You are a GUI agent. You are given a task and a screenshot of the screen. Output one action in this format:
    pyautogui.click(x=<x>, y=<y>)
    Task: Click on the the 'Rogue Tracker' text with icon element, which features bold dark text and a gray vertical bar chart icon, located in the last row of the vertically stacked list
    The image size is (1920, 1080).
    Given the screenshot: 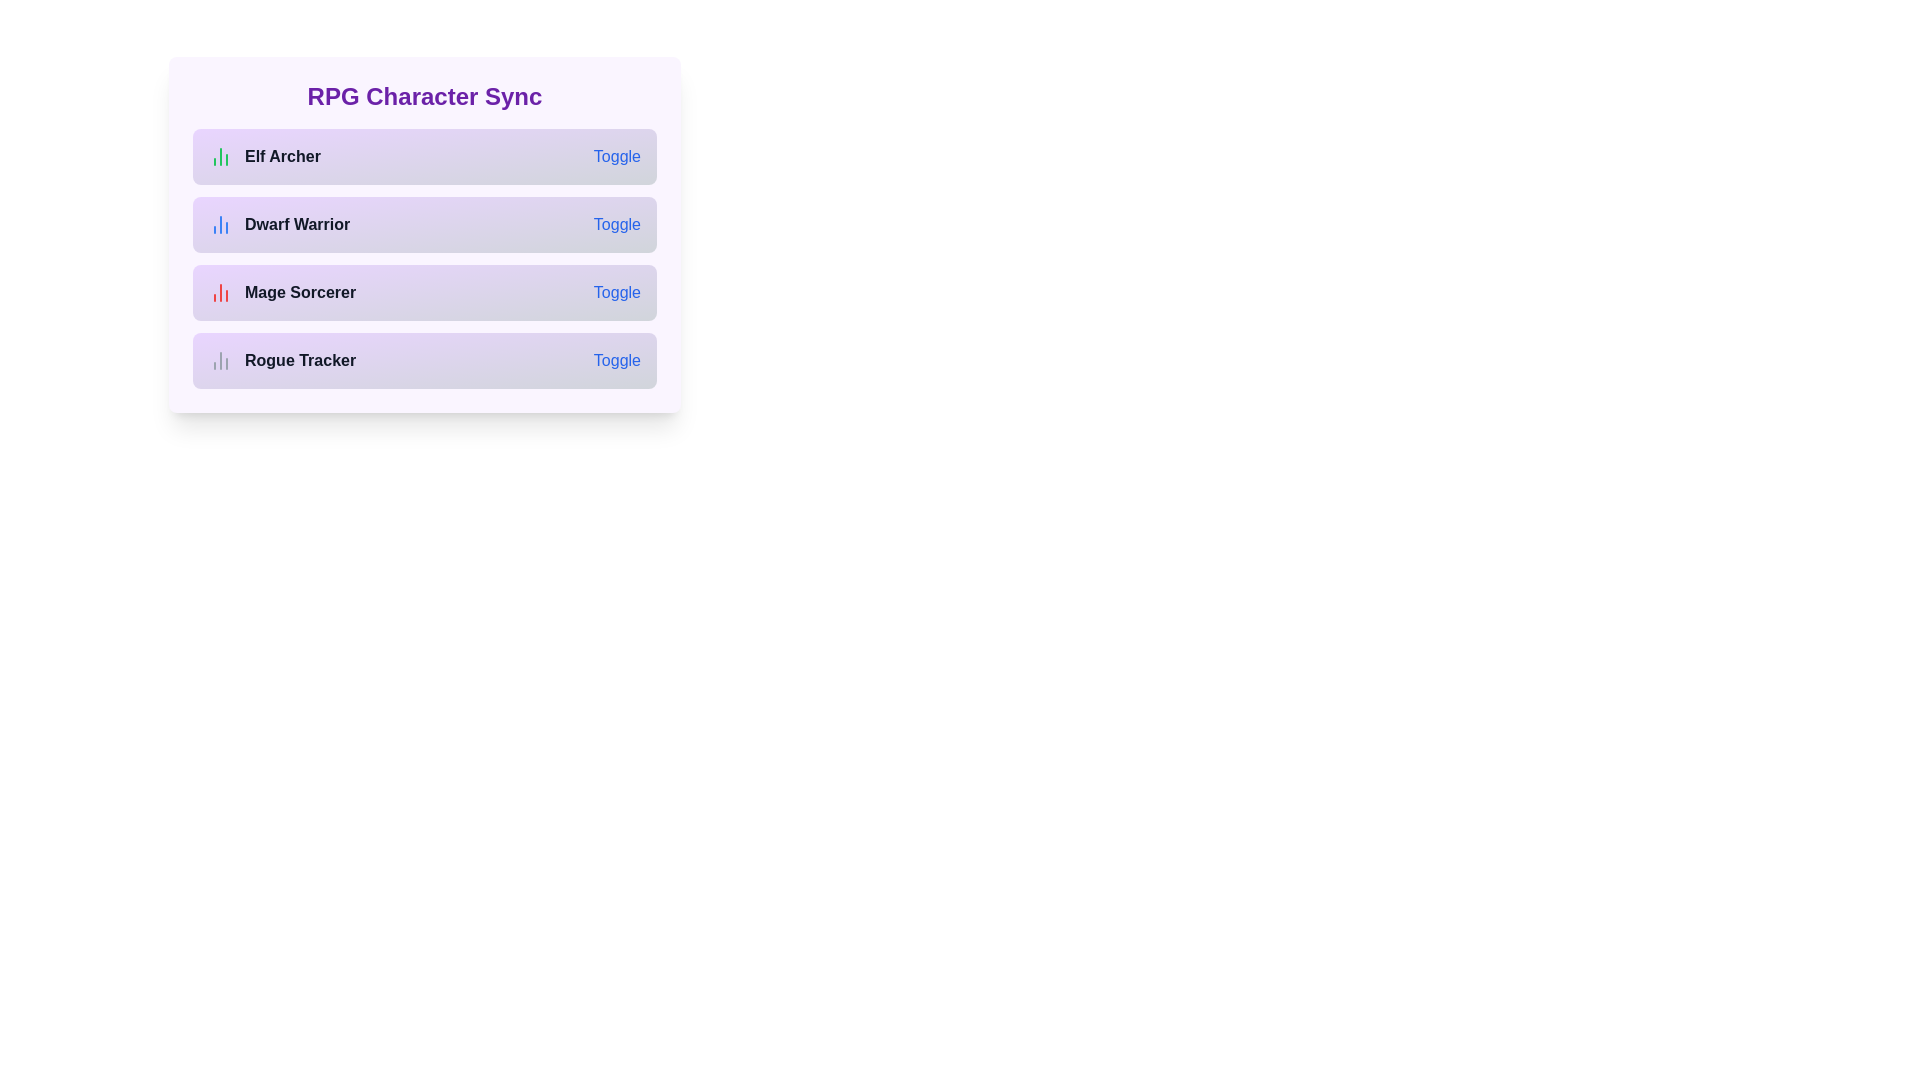 What is the action you would take?
    pyautogui.click(x=281, y=361)
    